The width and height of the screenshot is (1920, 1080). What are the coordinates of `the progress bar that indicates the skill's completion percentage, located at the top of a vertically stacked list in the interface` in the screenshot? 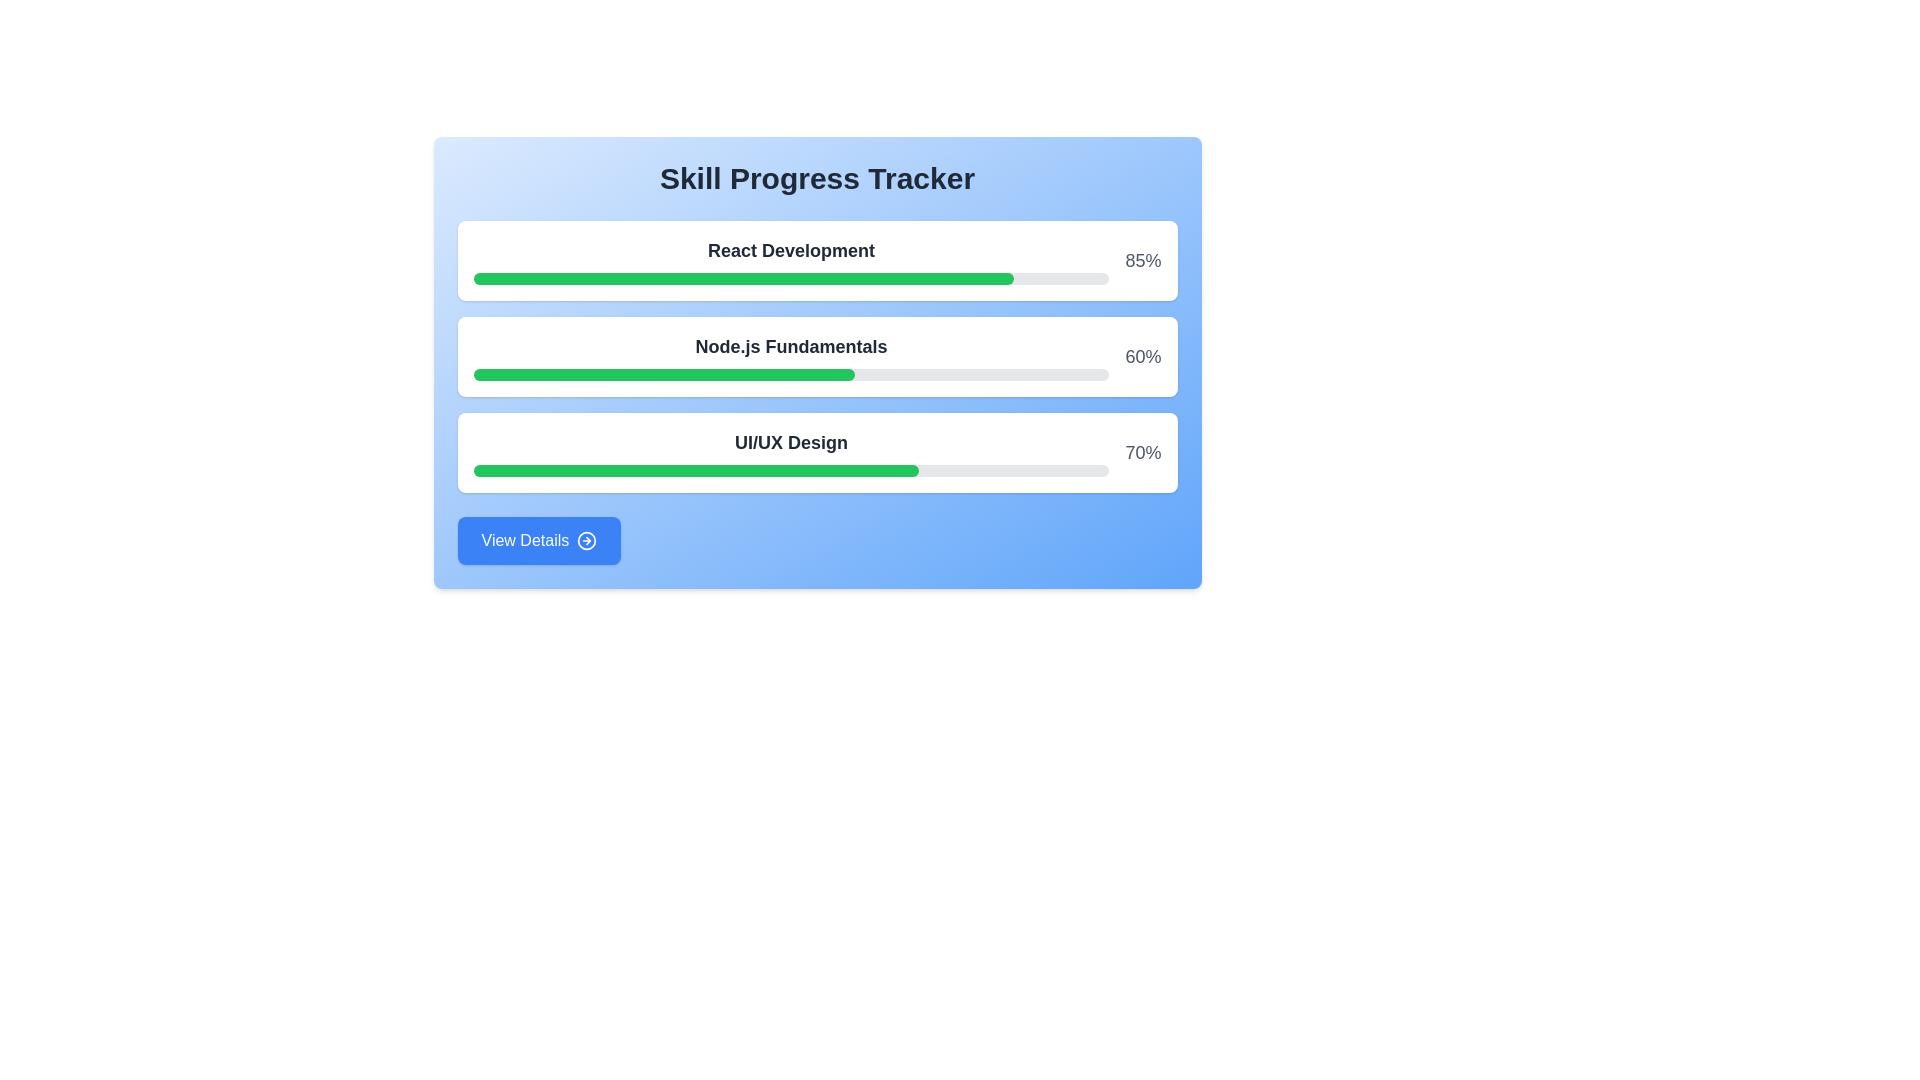 It's located at (817, 260).